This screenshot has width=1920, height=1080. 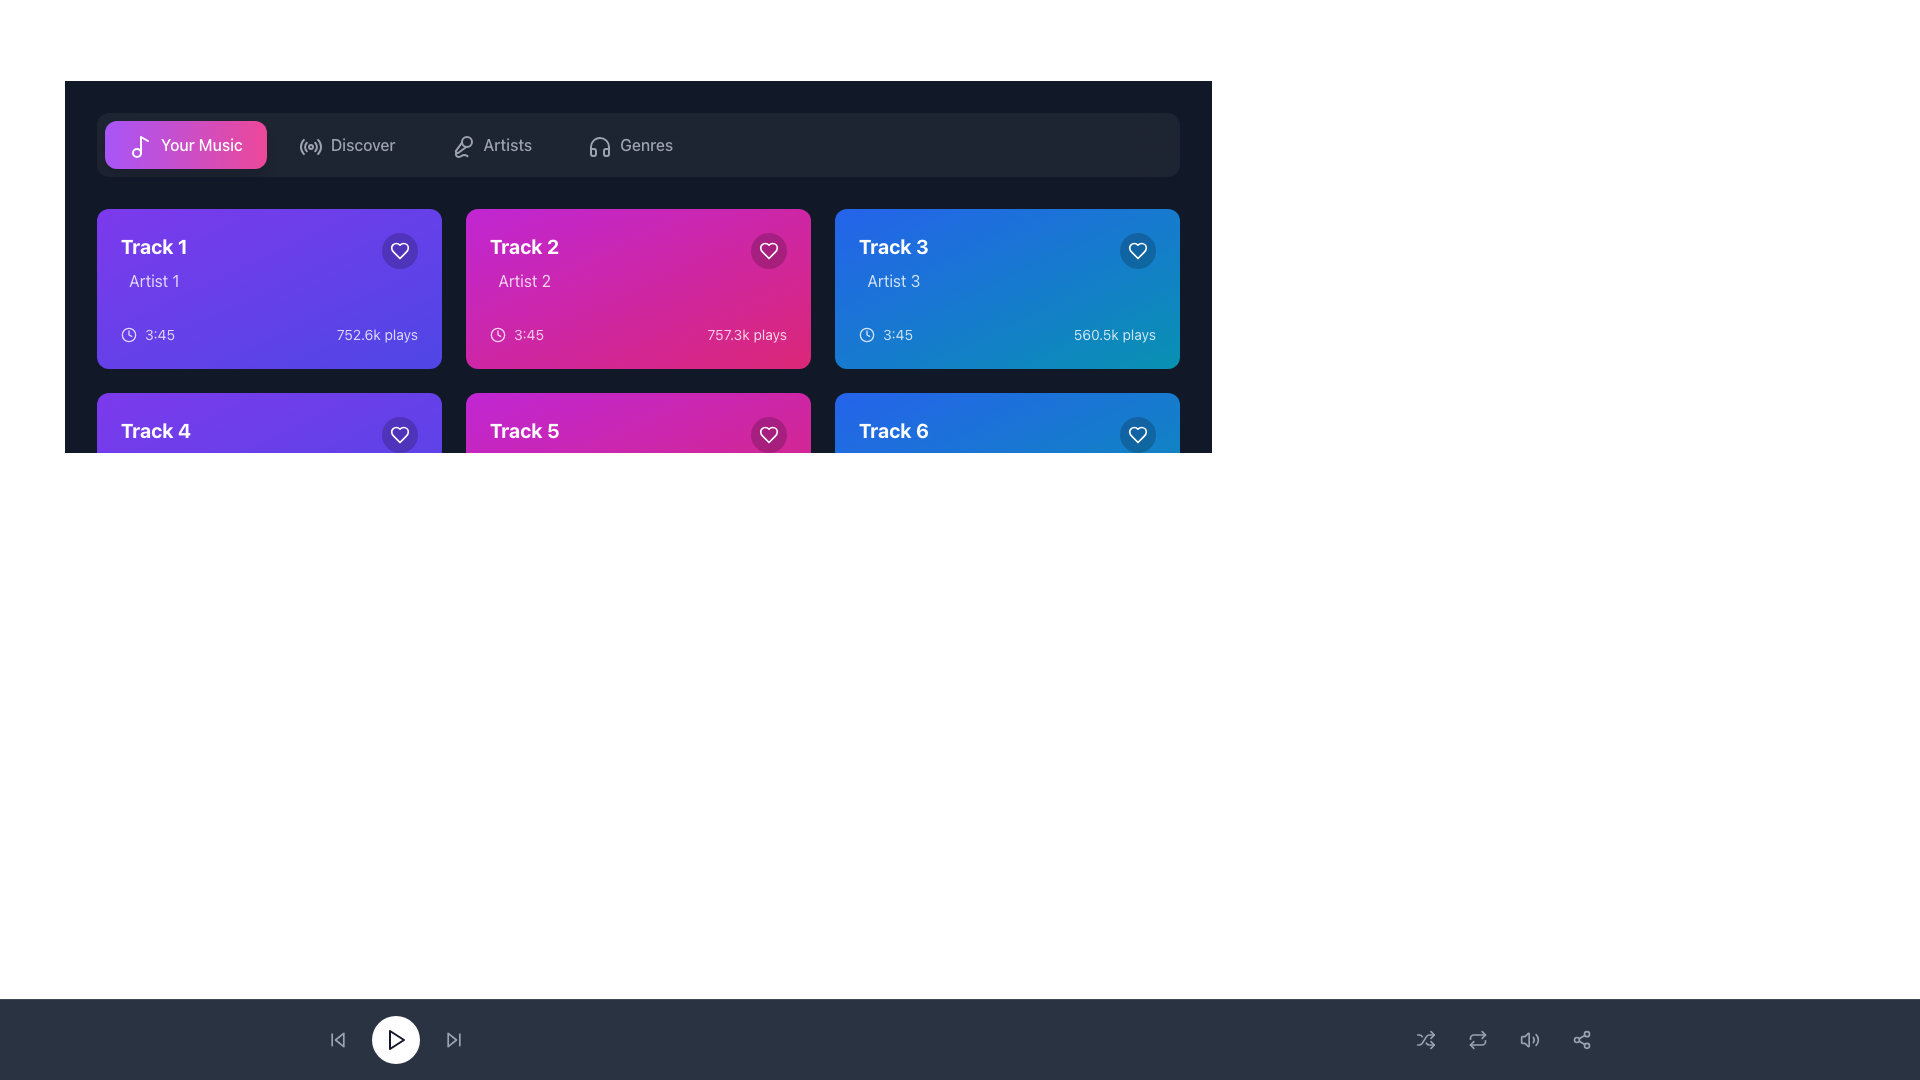 I want to click on the circular button with a white background and a black outlined play icon, so click(x=395, y=1039).